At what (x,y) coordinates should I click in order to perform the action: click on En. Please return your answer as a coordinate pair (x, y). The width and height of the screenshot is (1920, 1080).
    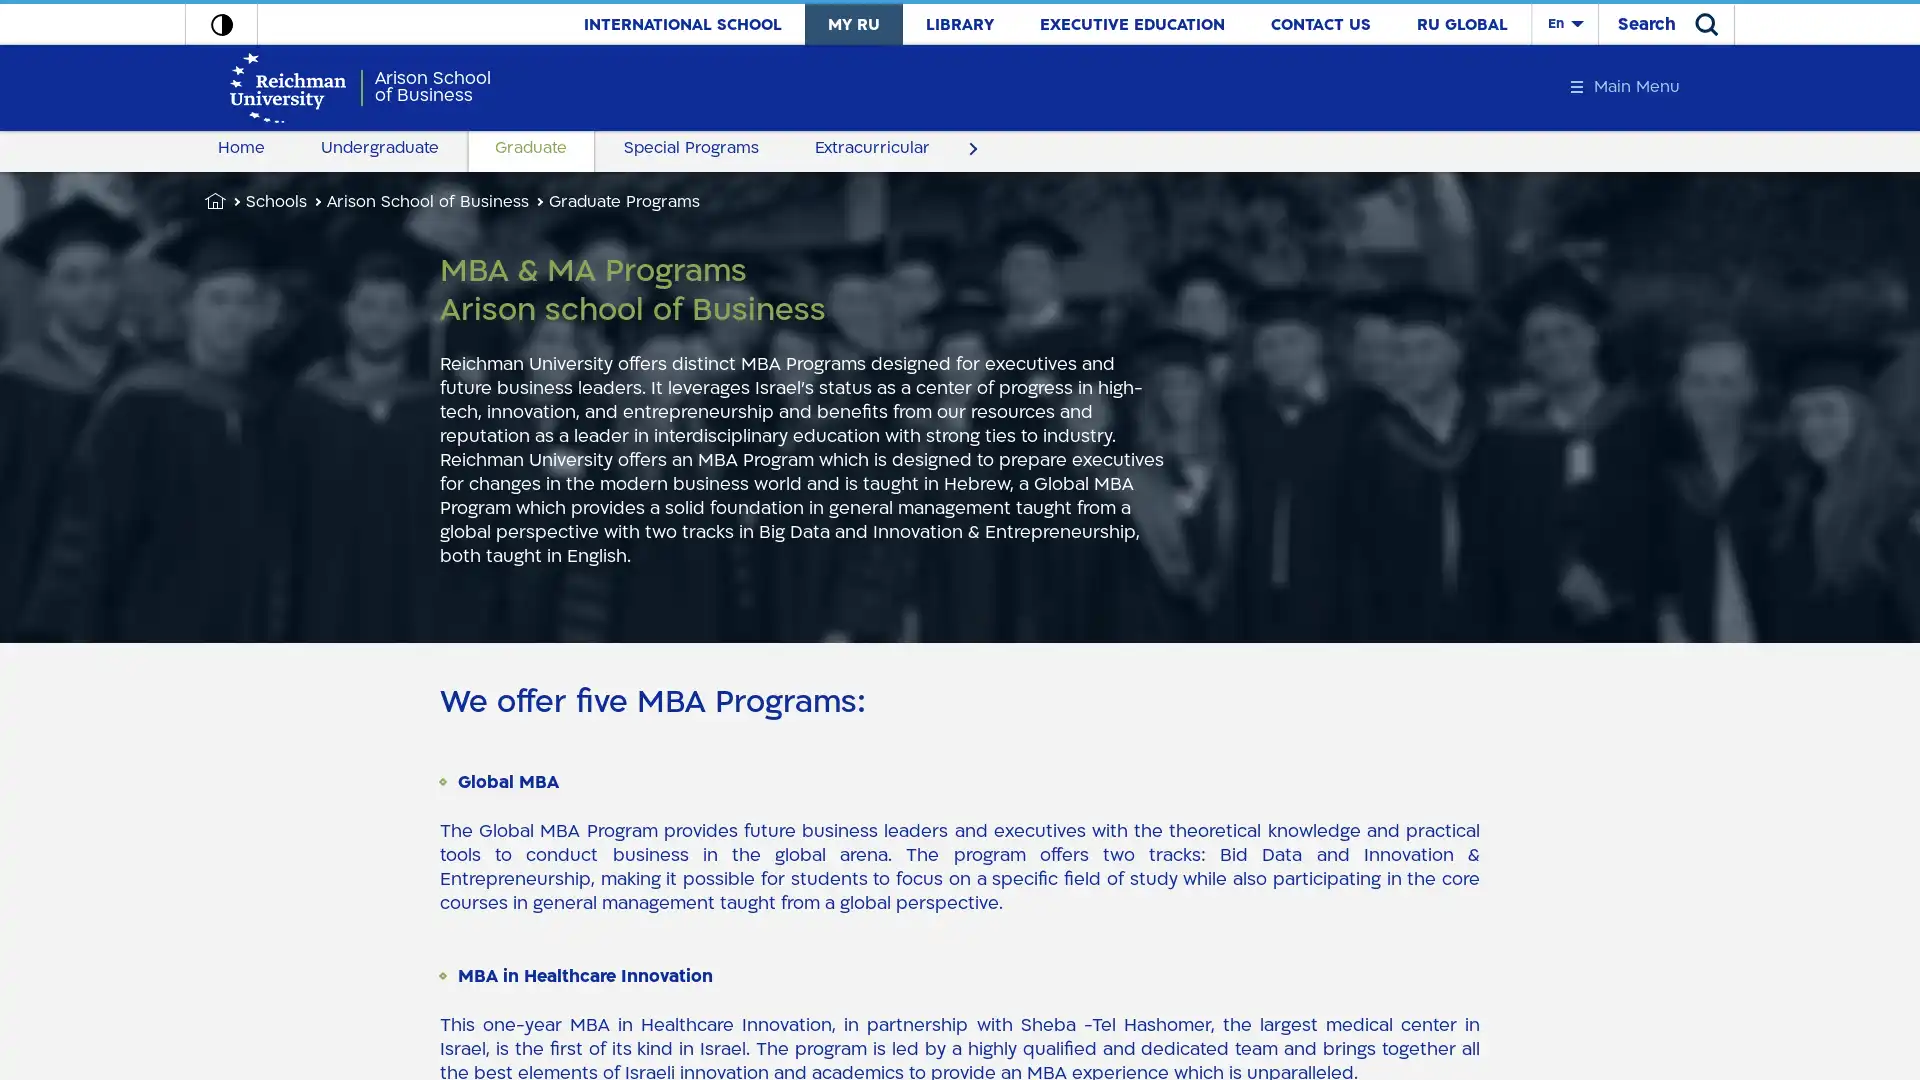
    Looking at the image, I should click on (1563, 24).